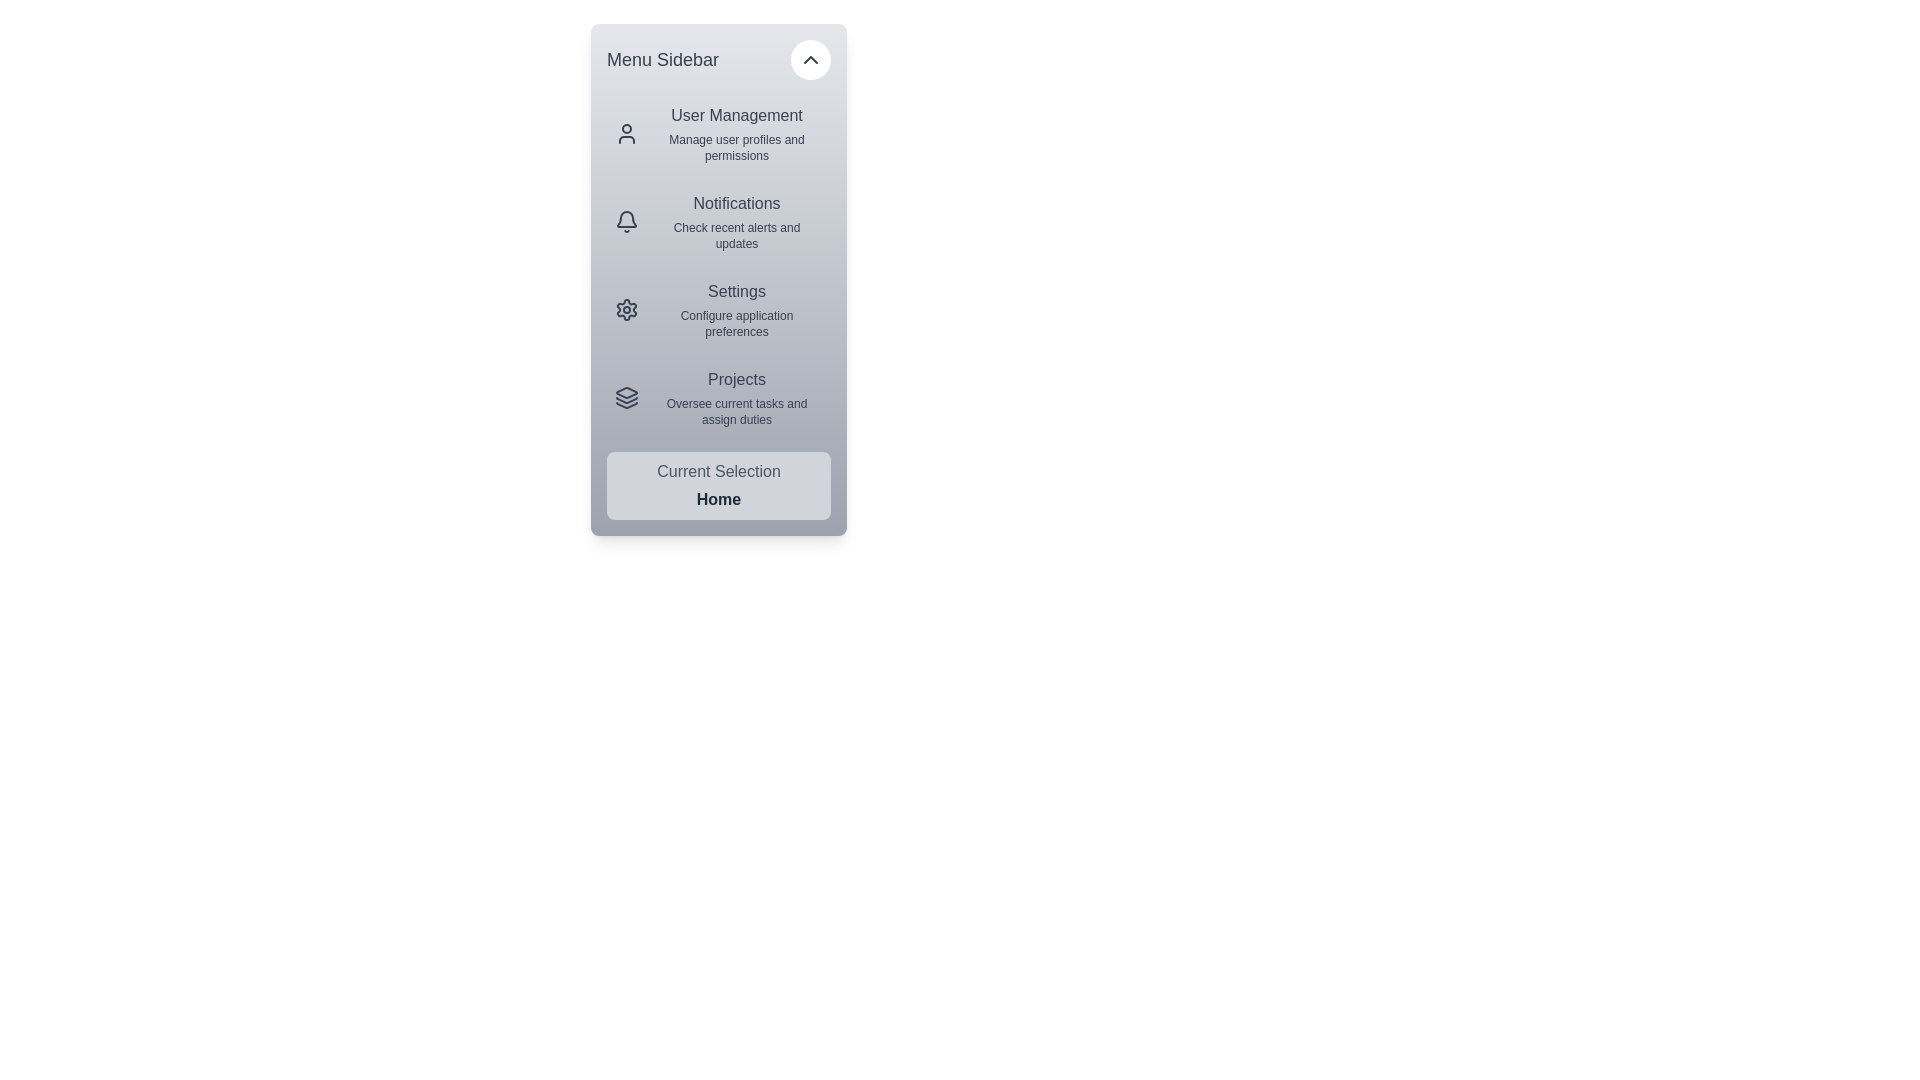  Describe the element at coordinates (719, 486) in the screenshot. I see `the 'Current Selection' label in the sidebar menu, which has a light gray background and contains the text 'Home' in bold below 'Current Selection'` at that location.